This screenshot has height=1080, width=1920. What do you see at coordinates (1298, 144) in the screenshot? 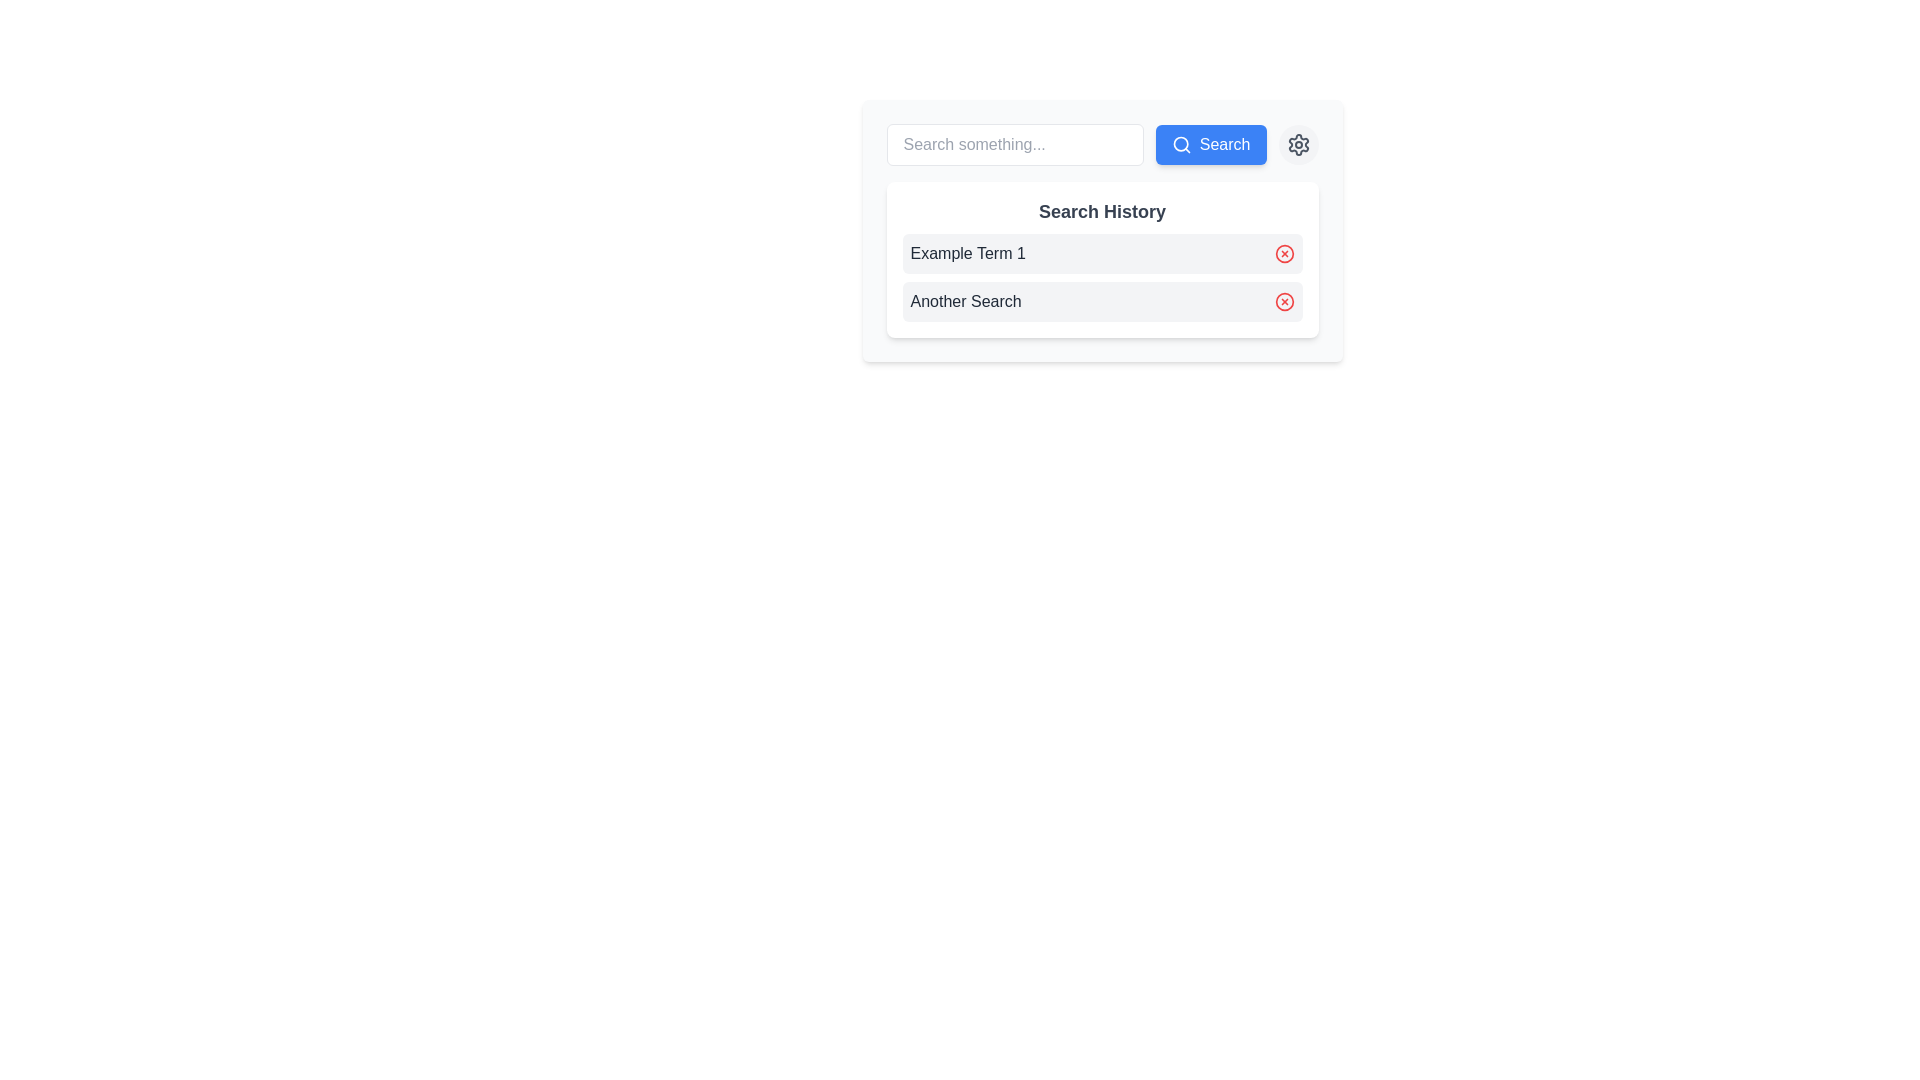
I see `the settings button with an embedded icon located at the rightmost end of the search bar section` at bounding box center [1298, 144].